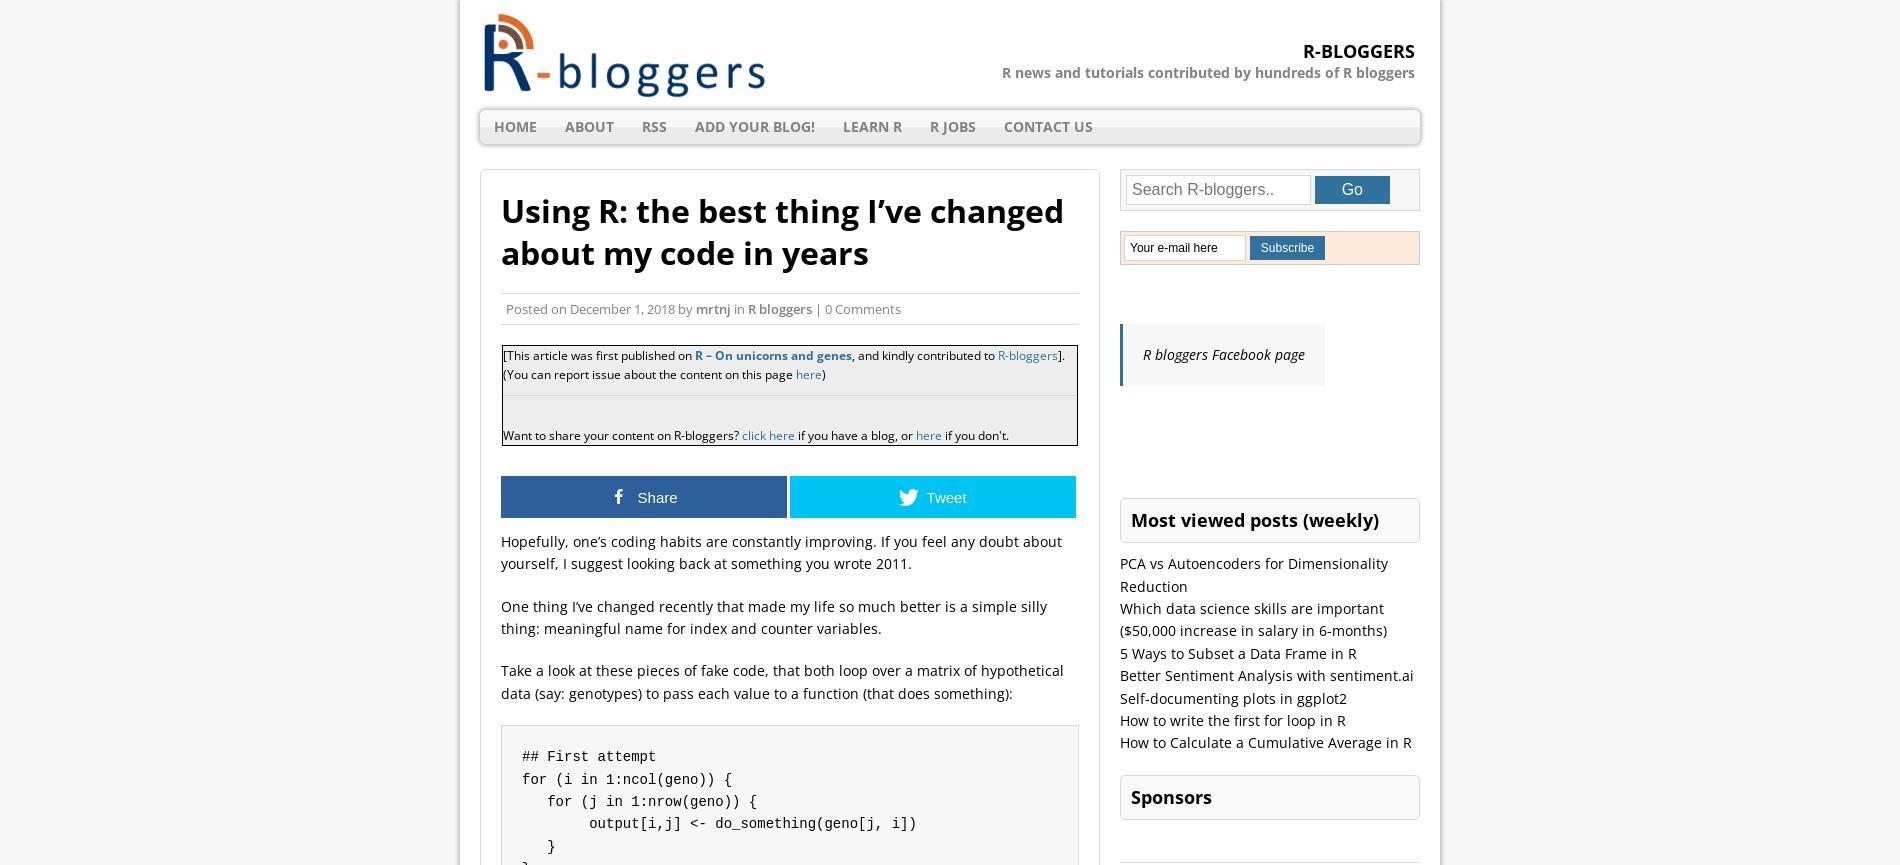  What do you see at coordinates (1253, 518) in the screenshot?
I see `'Most viewed posts (weekly)'` at bounding box center [1253, 518].